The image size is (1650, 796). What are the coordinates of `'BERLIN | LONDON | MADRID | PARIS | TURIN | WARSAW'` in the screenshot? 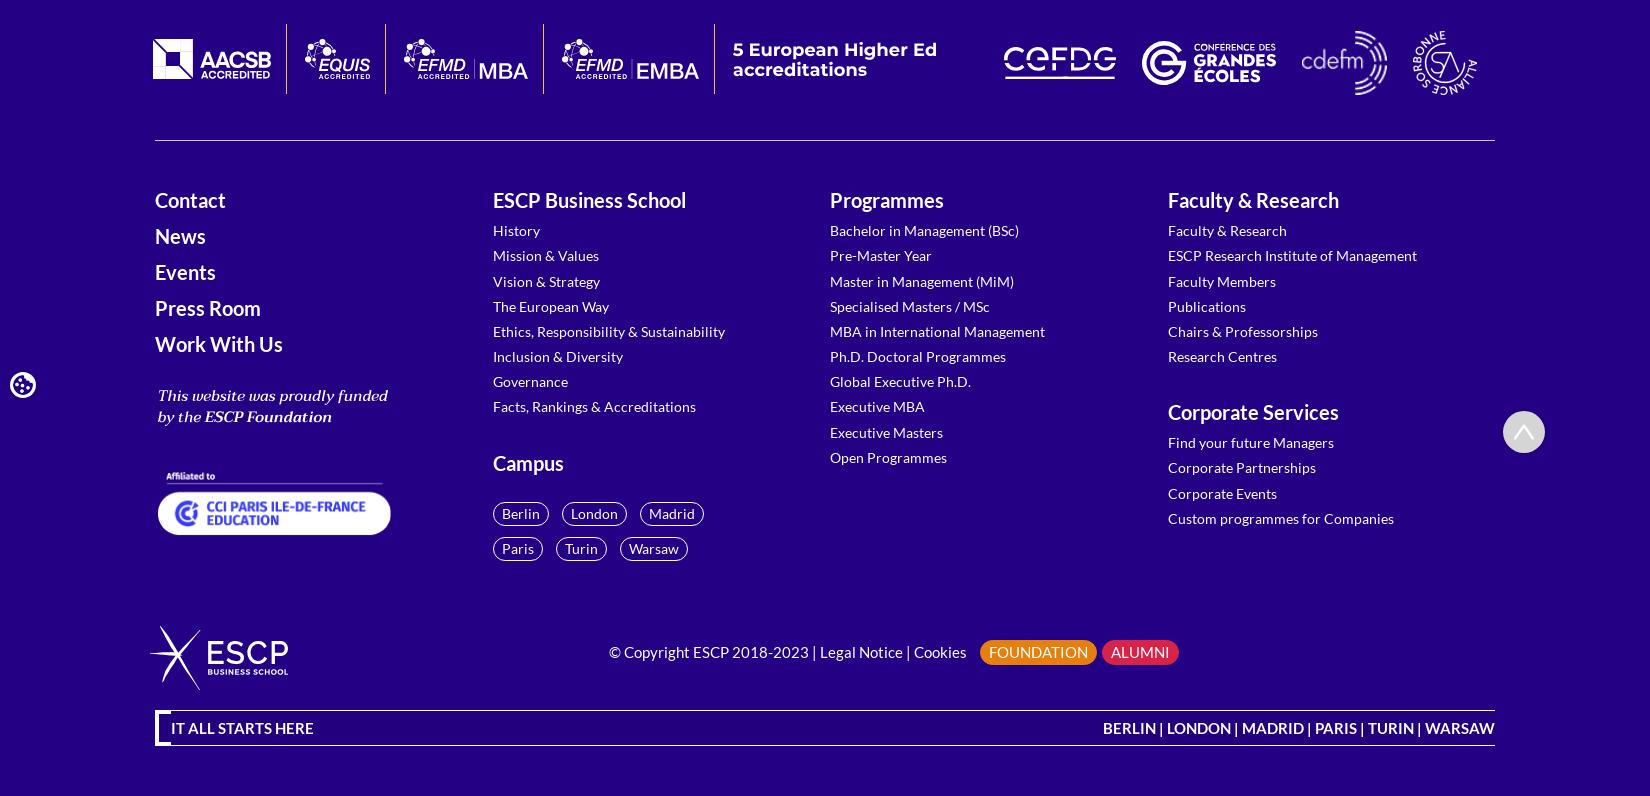 It's located at (1298, 726).